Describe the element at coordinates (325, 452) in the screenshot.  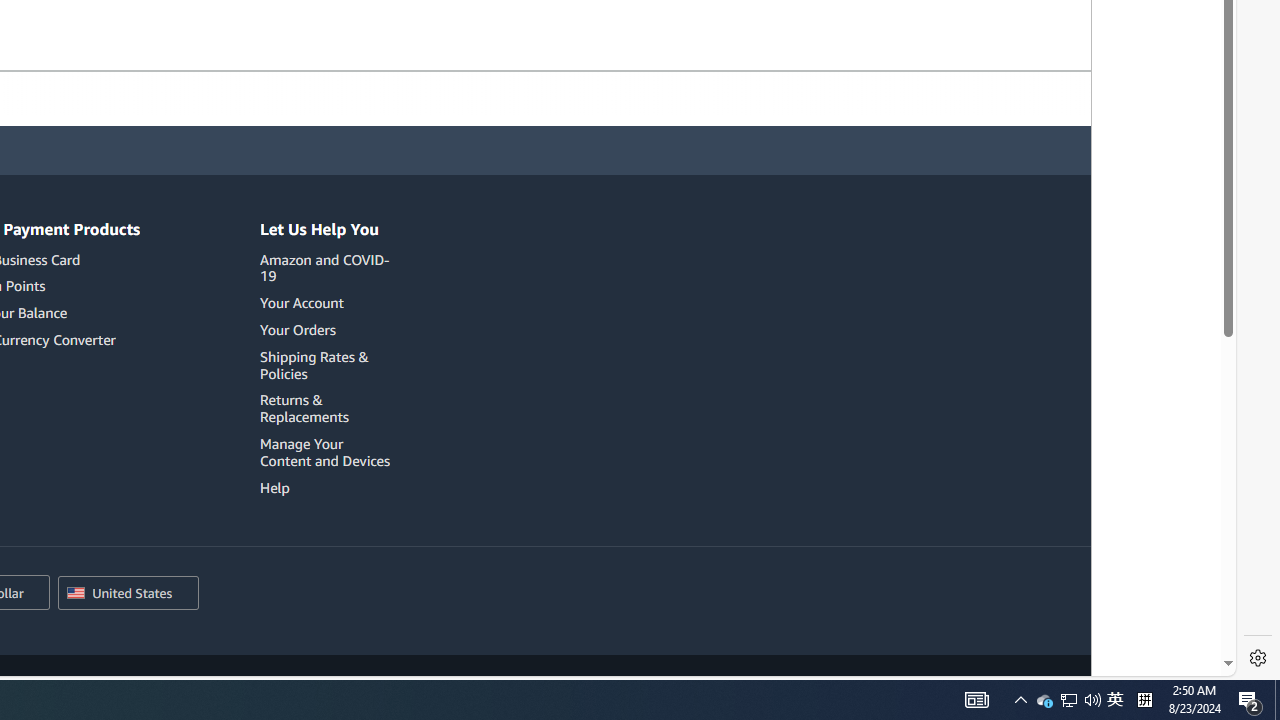
I see `'Manage Your Content and Devices'` at that location.